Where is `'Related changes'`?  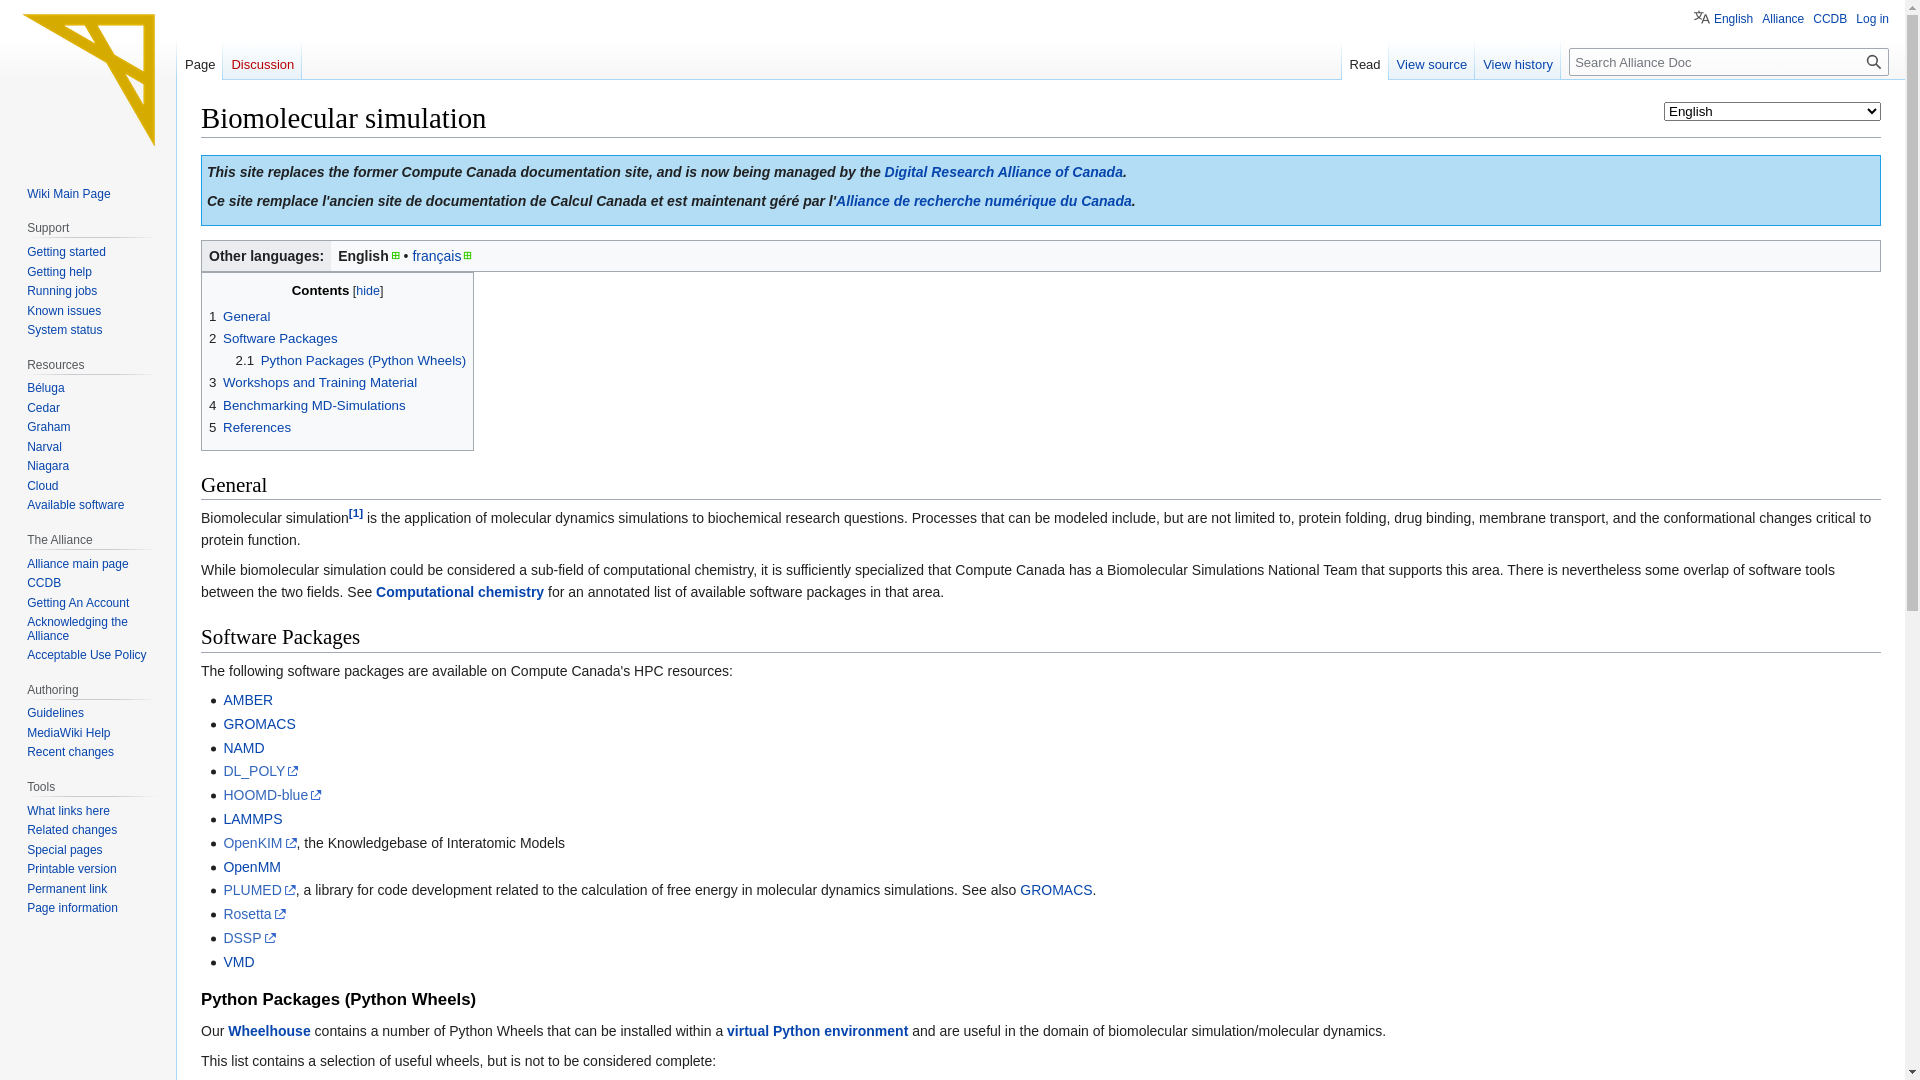 'Related changes' is located at coordinates (72, 829).